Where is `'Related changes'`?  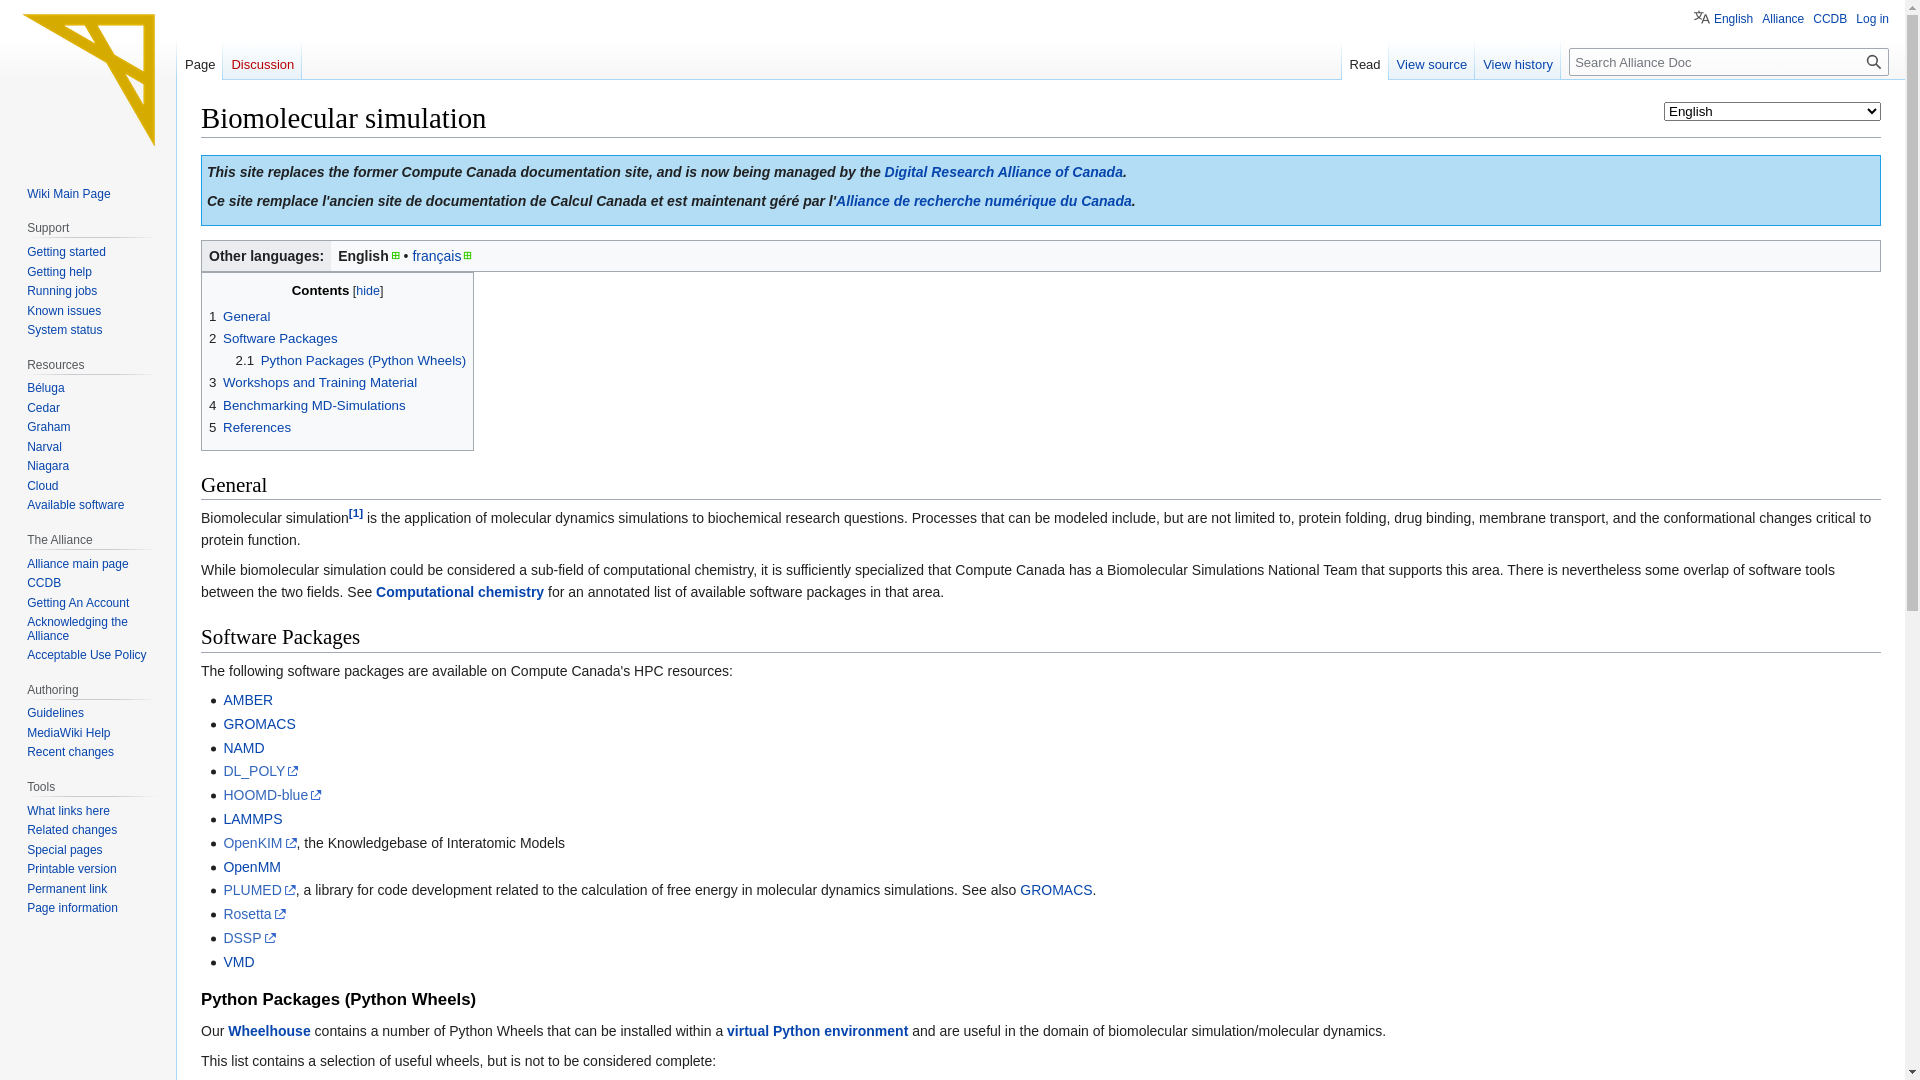 'Related changes' is located at coordinates (72, 829).